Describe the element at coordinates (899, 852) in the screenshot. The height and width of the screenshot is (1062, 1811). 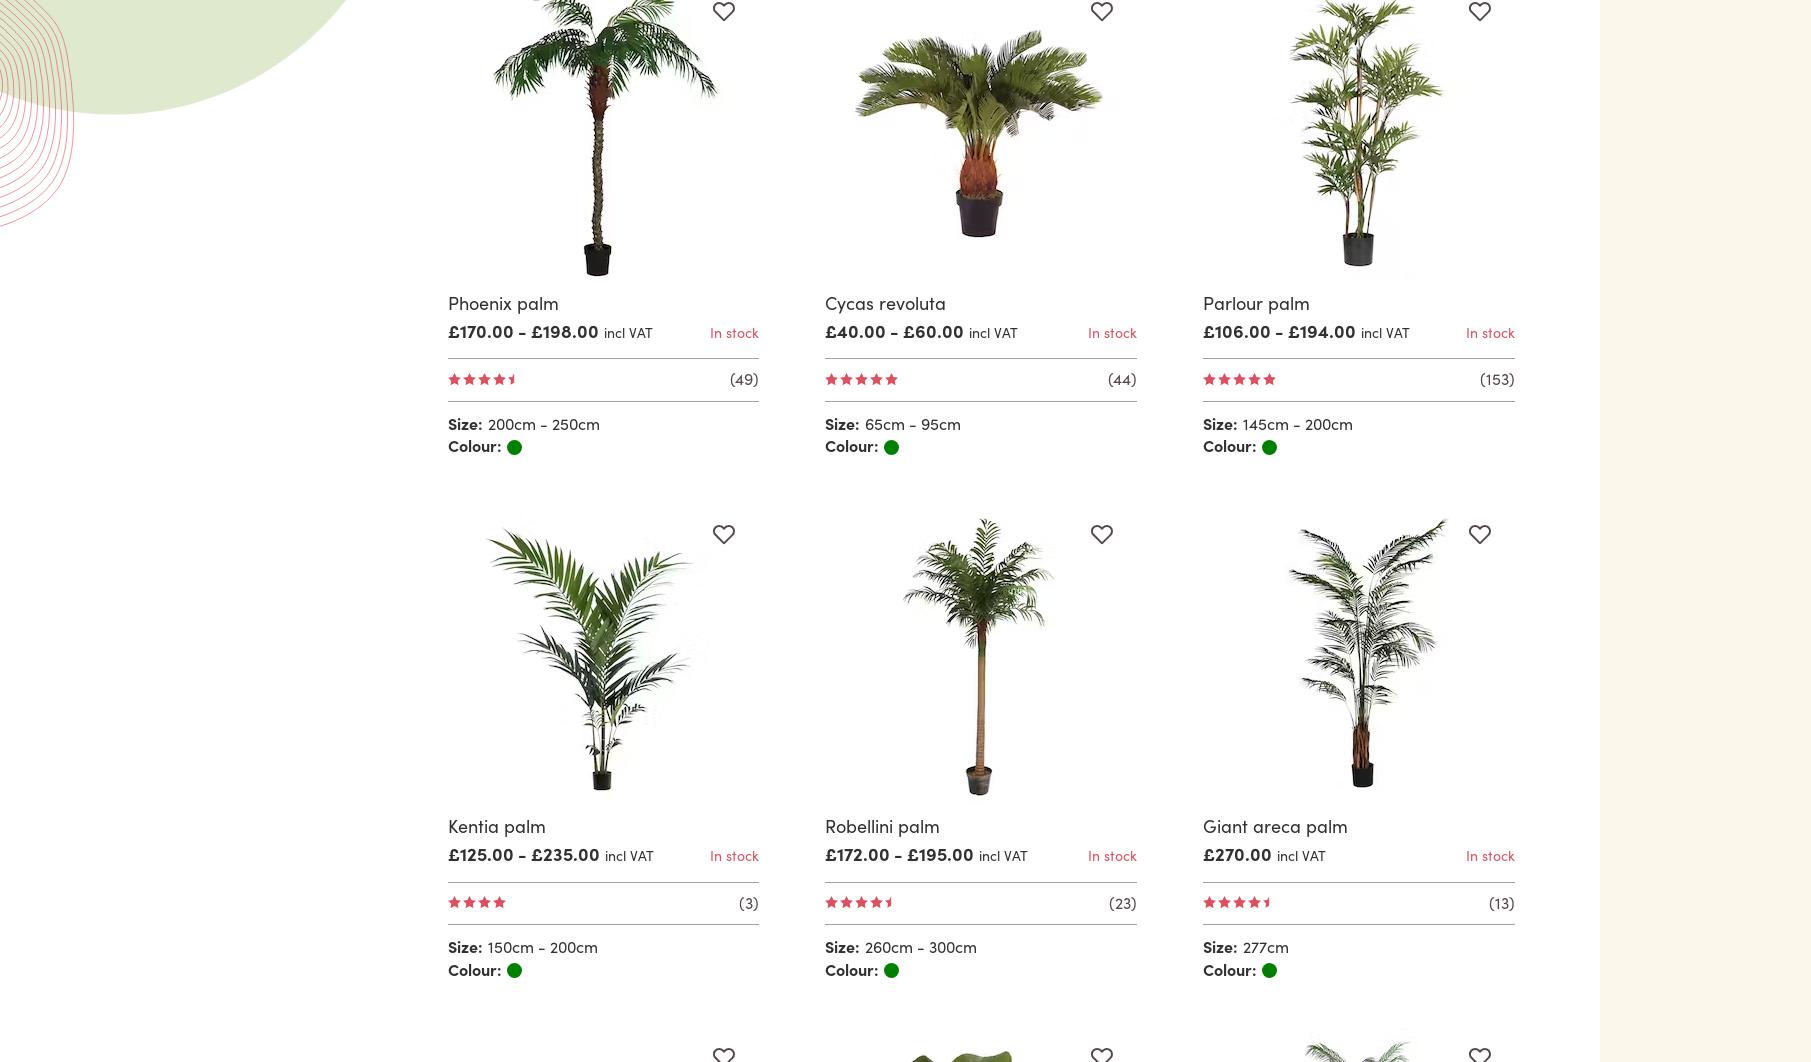
I see `'£172.00 - £195.00'` at that location.